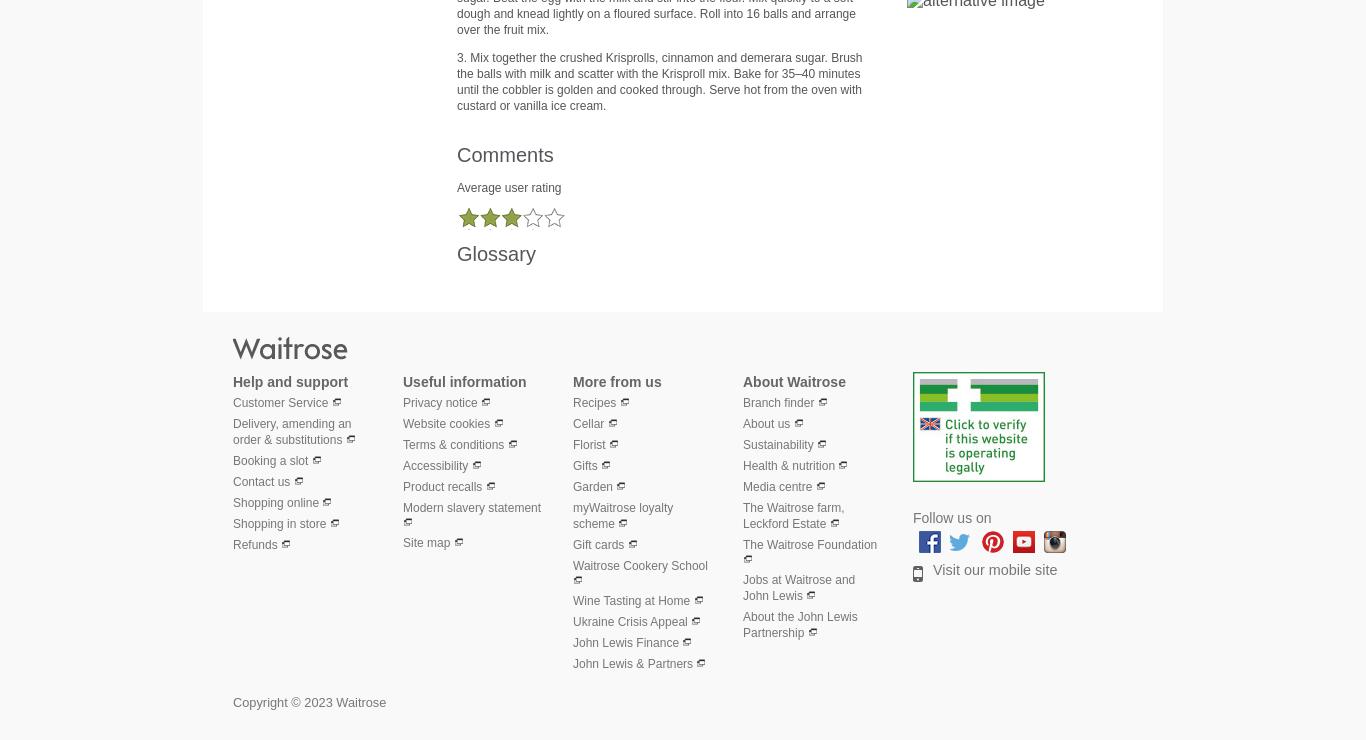  I want to click on 'Delivery, amending an order & substitutions', so click(292, 430).